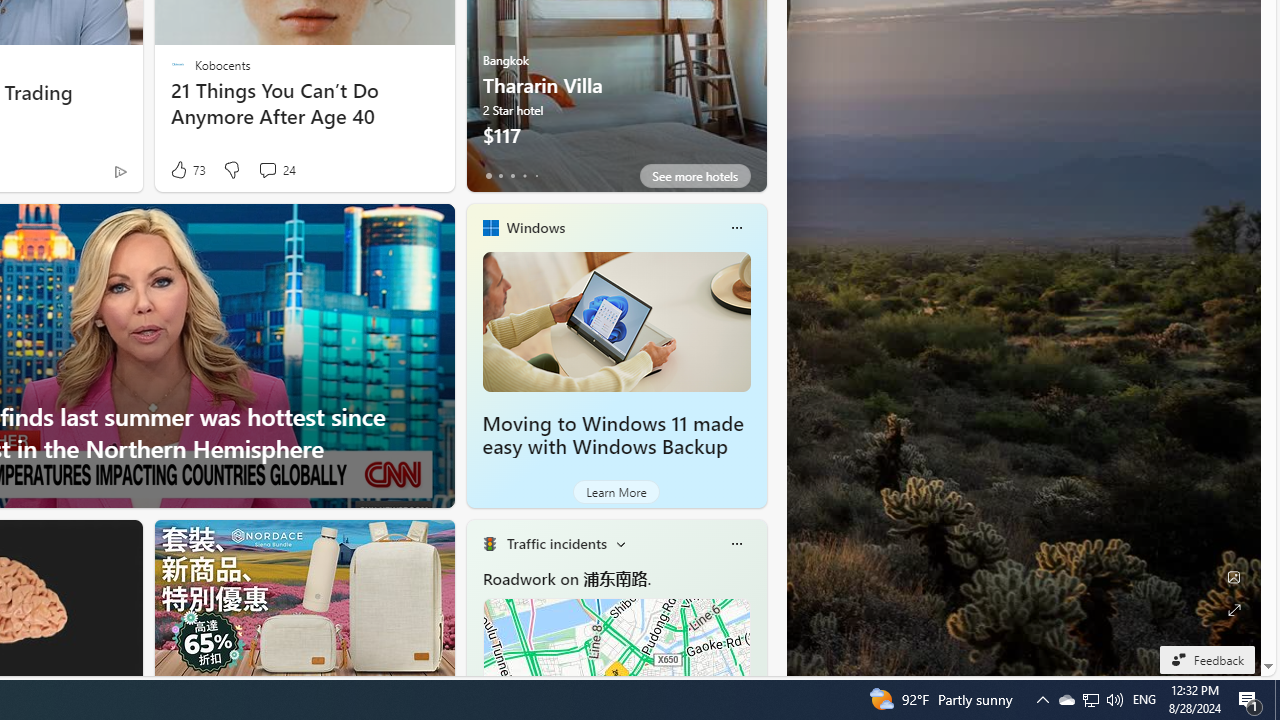  I want to click on 'Traffic incidents', so click(556, 543).